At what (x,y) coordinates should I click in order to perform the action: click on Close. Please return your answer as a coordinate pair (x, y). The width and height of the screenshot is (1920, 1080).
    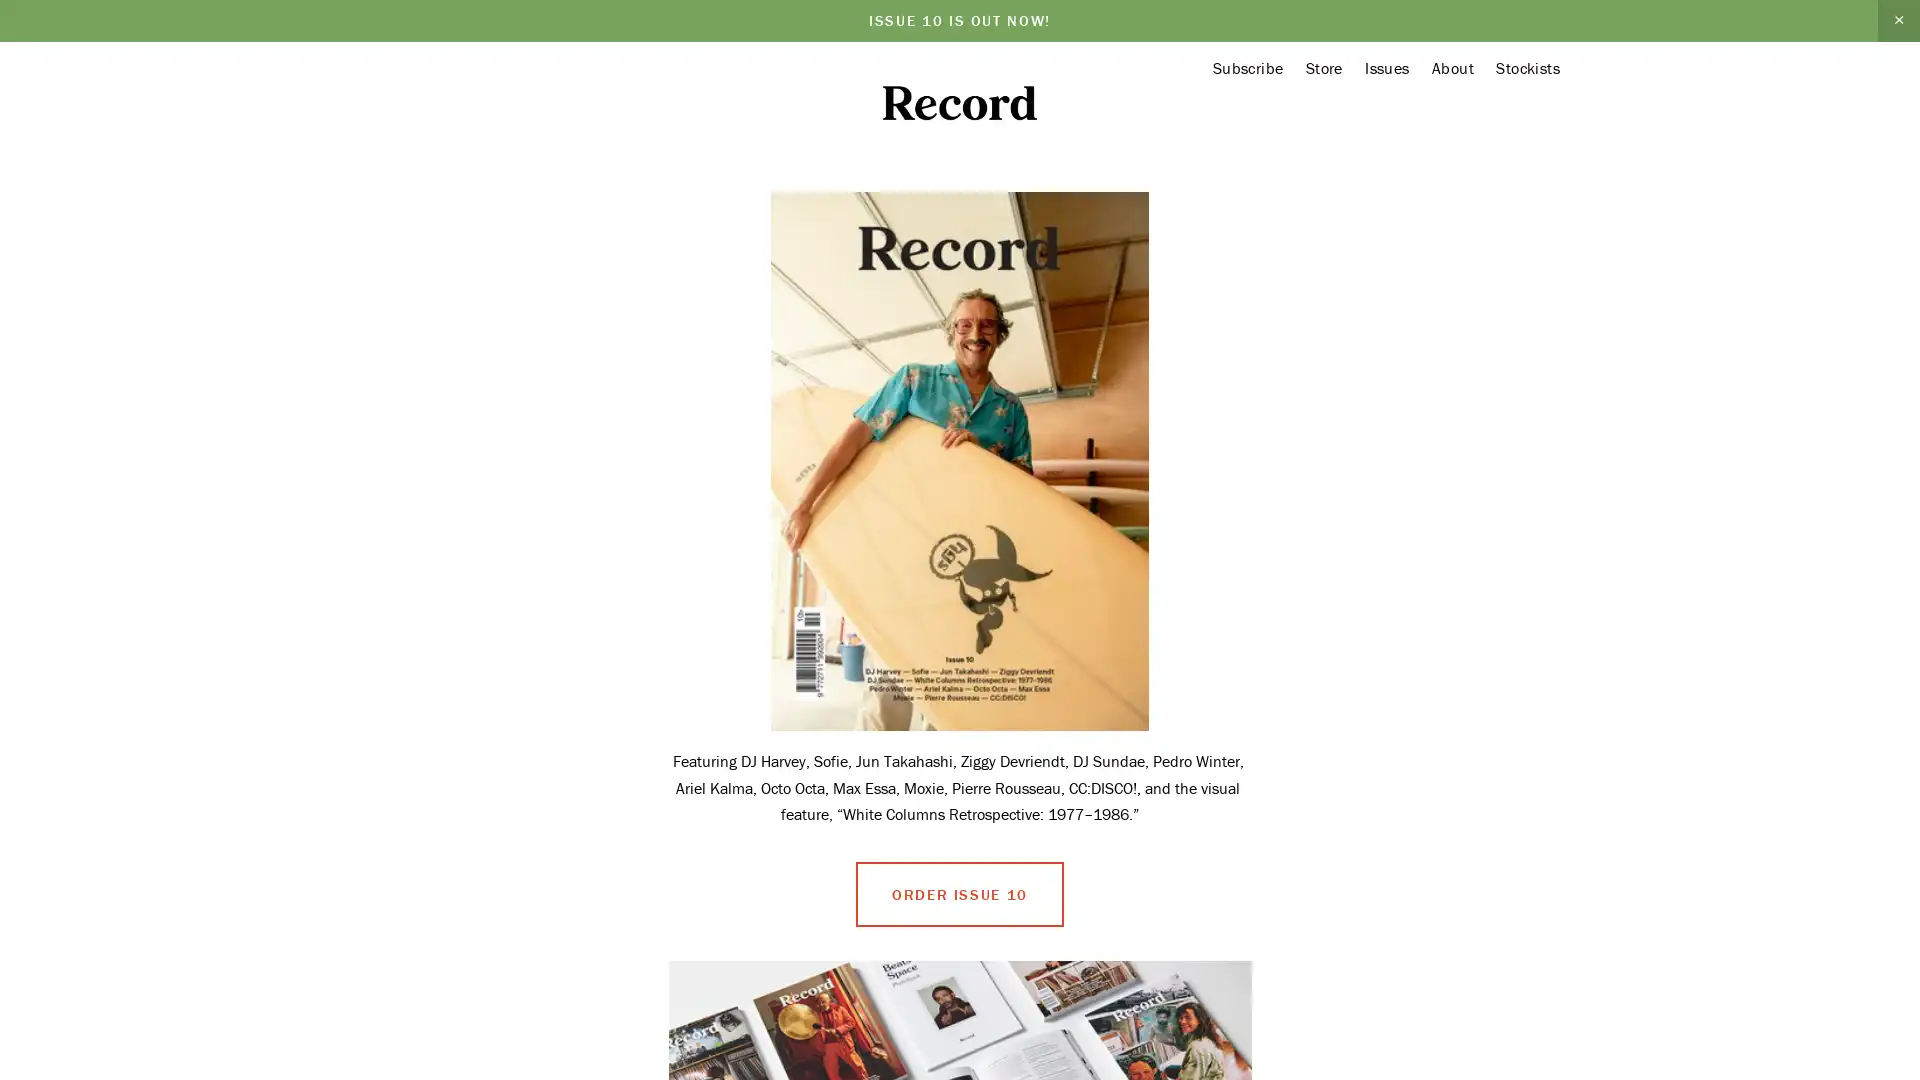
    Looking at the image, I should click on (1895, 898).